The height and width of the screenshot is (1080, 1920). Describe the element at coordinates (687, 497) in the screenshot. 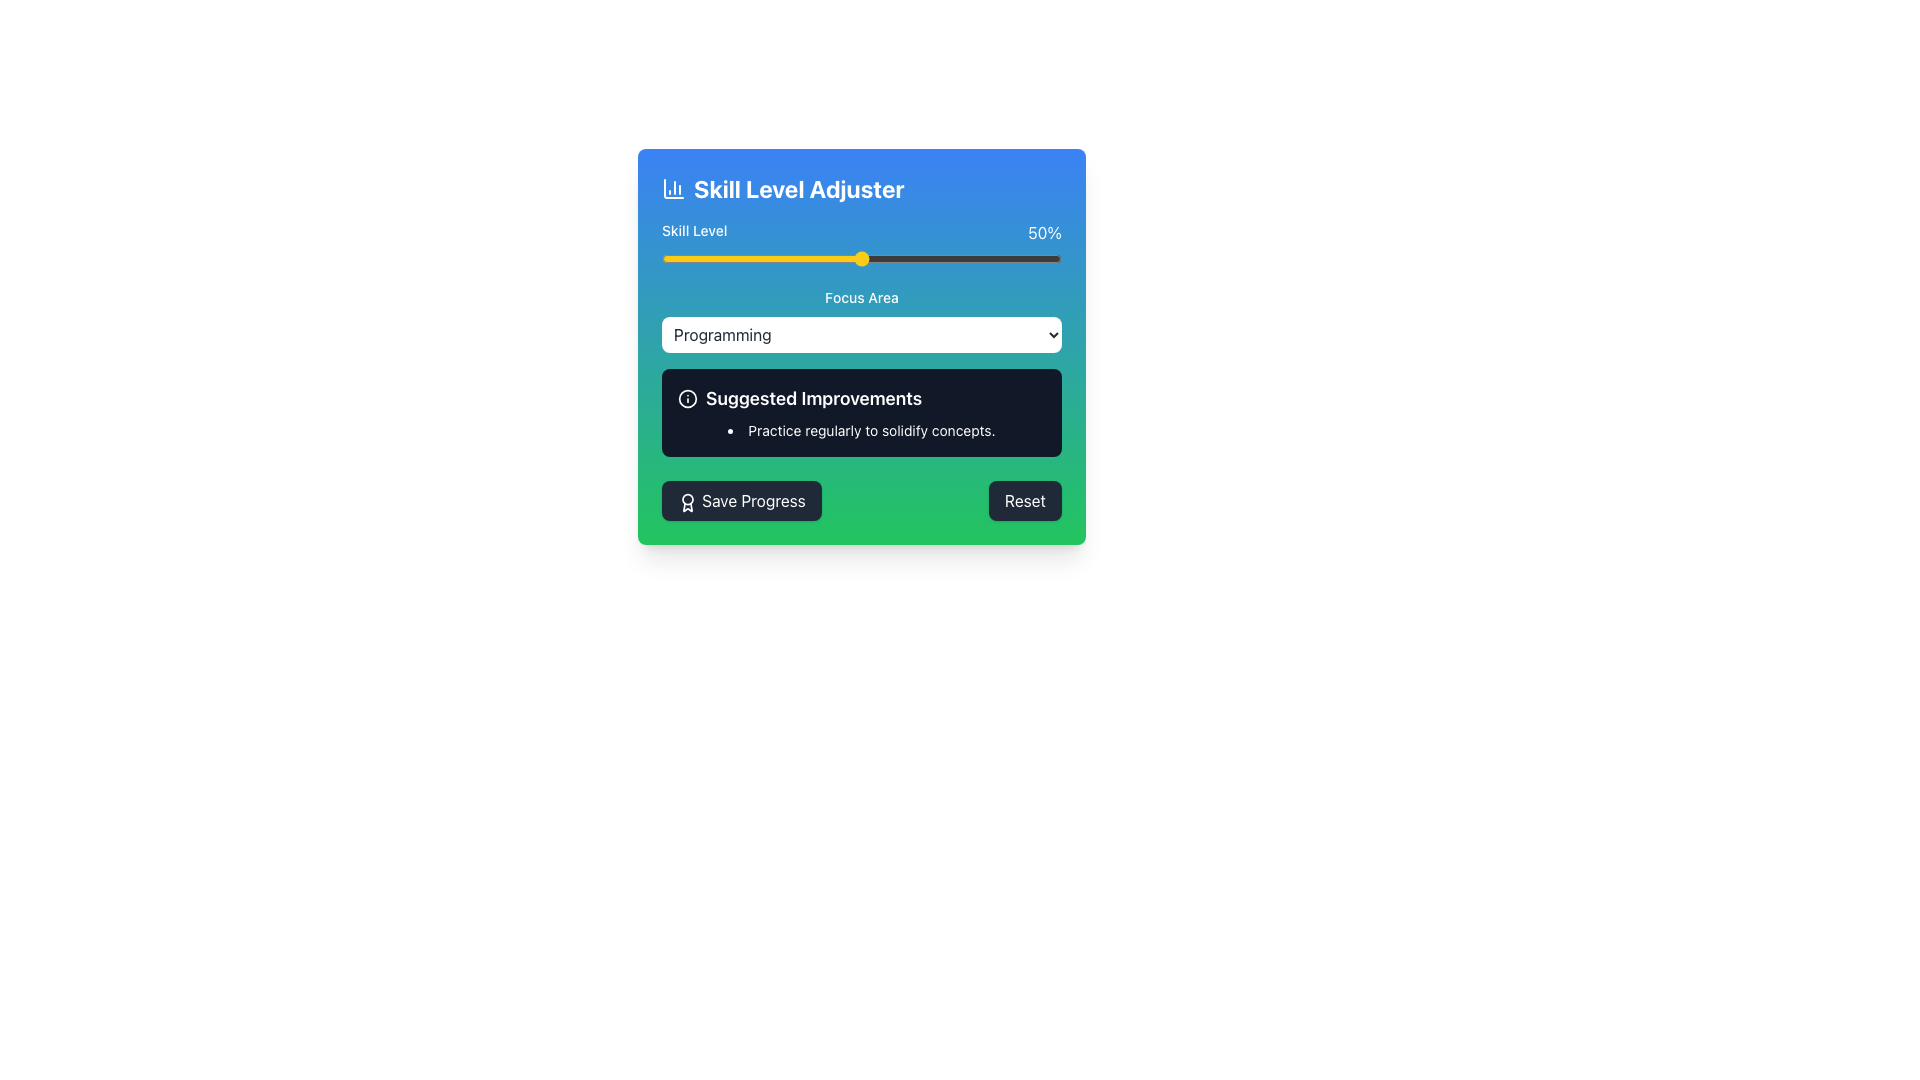

I see `the Decorative Circle in the SVG icon, which is located near the top-left area of the interface adjacent to the text 'Skill Level Adjuster'` at that location.